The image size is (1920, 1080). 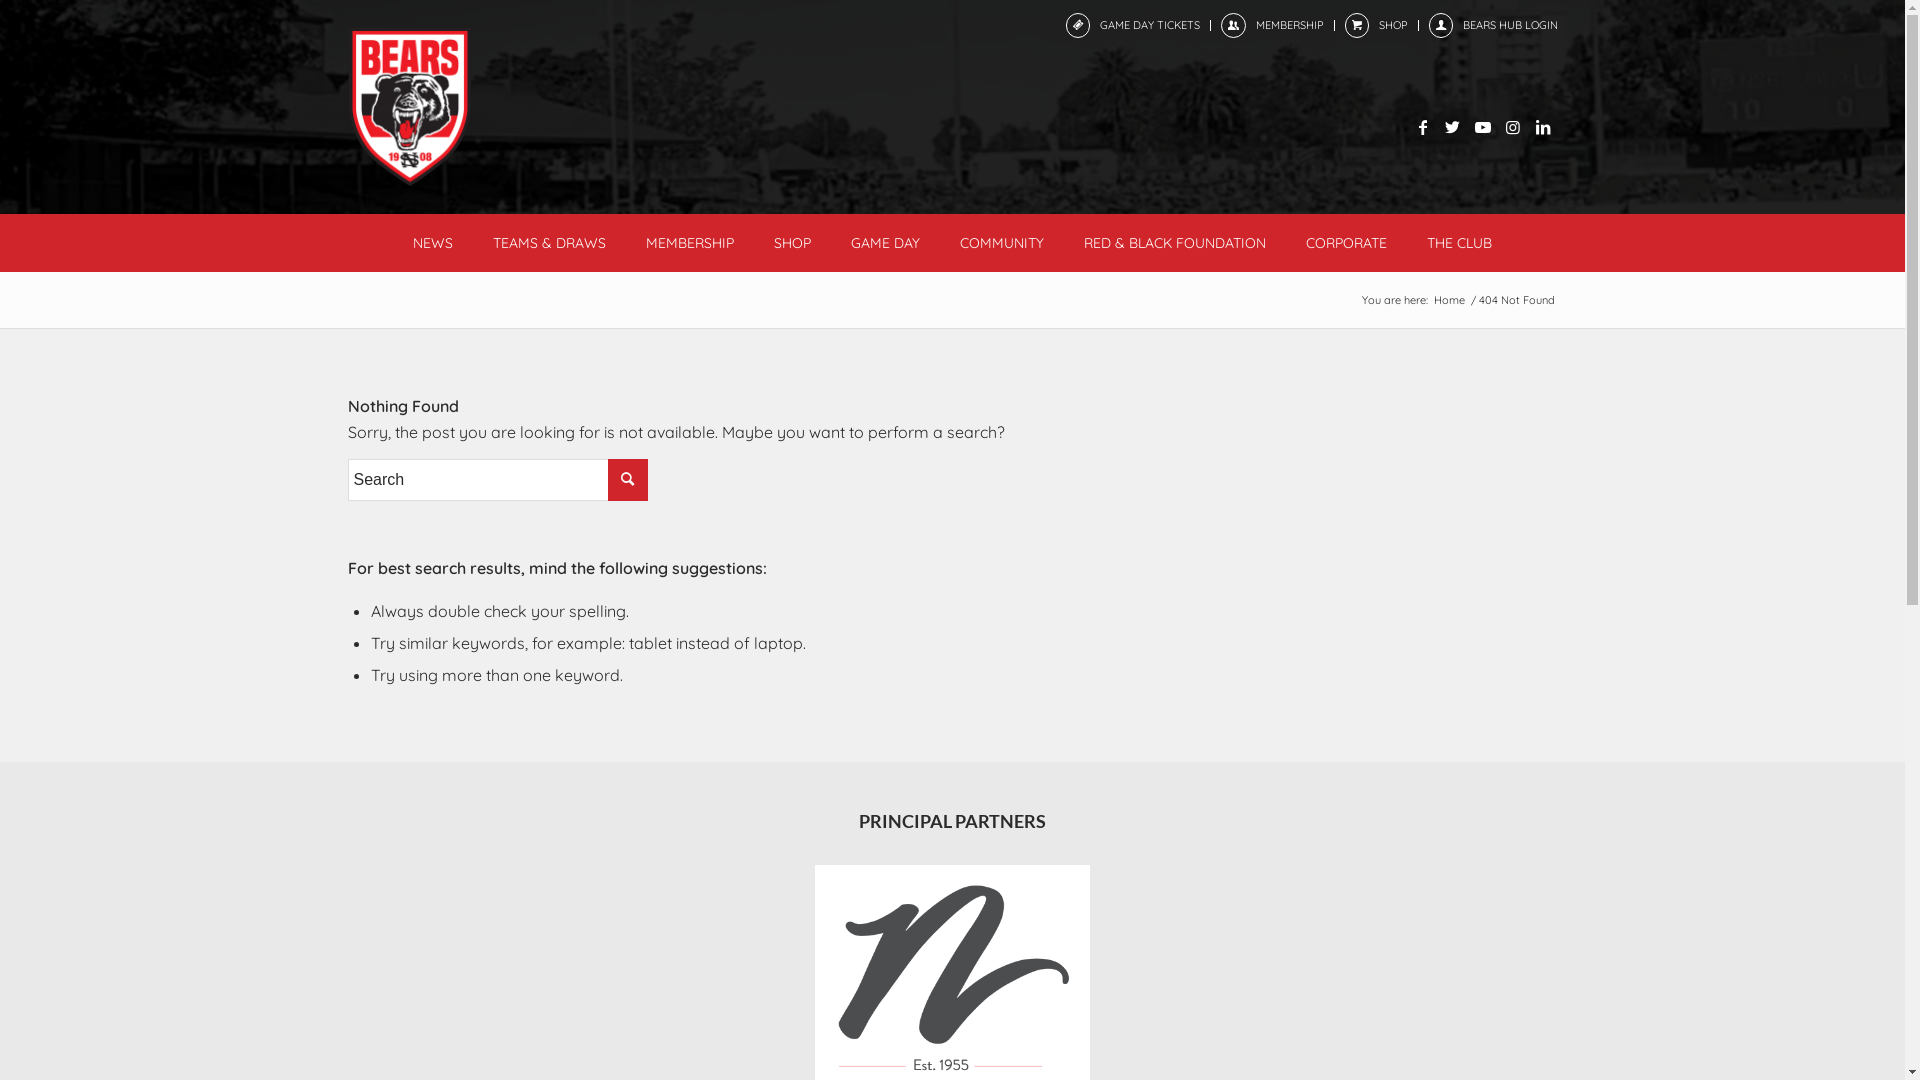 I want to click on 'MEMBERSHIP', so click(x=1290, y=24).